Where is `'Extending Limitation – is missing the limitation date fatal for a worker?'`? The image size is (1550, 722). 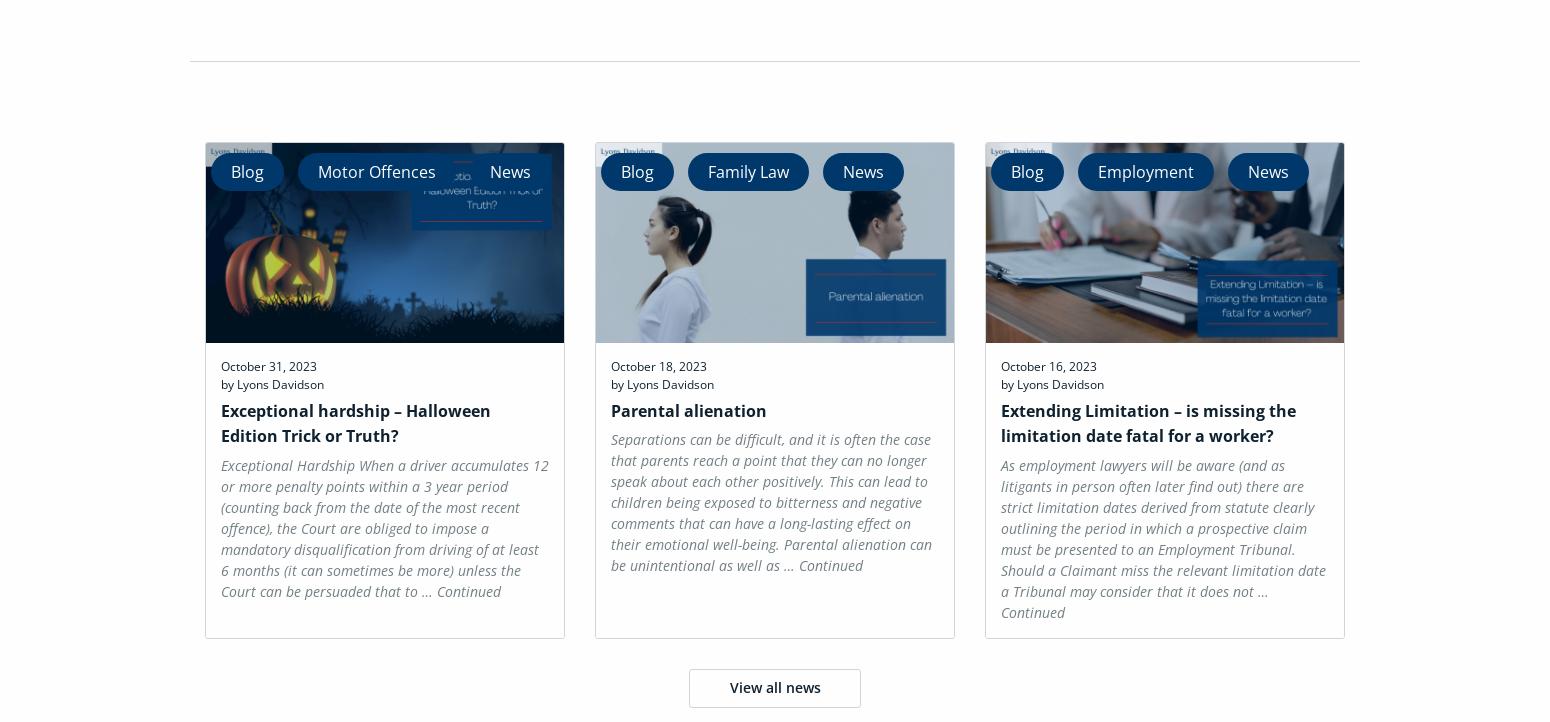 'Extending Limitation – is missing the limitation date fatal for a worker?' is located at coordinates (1146, 422).